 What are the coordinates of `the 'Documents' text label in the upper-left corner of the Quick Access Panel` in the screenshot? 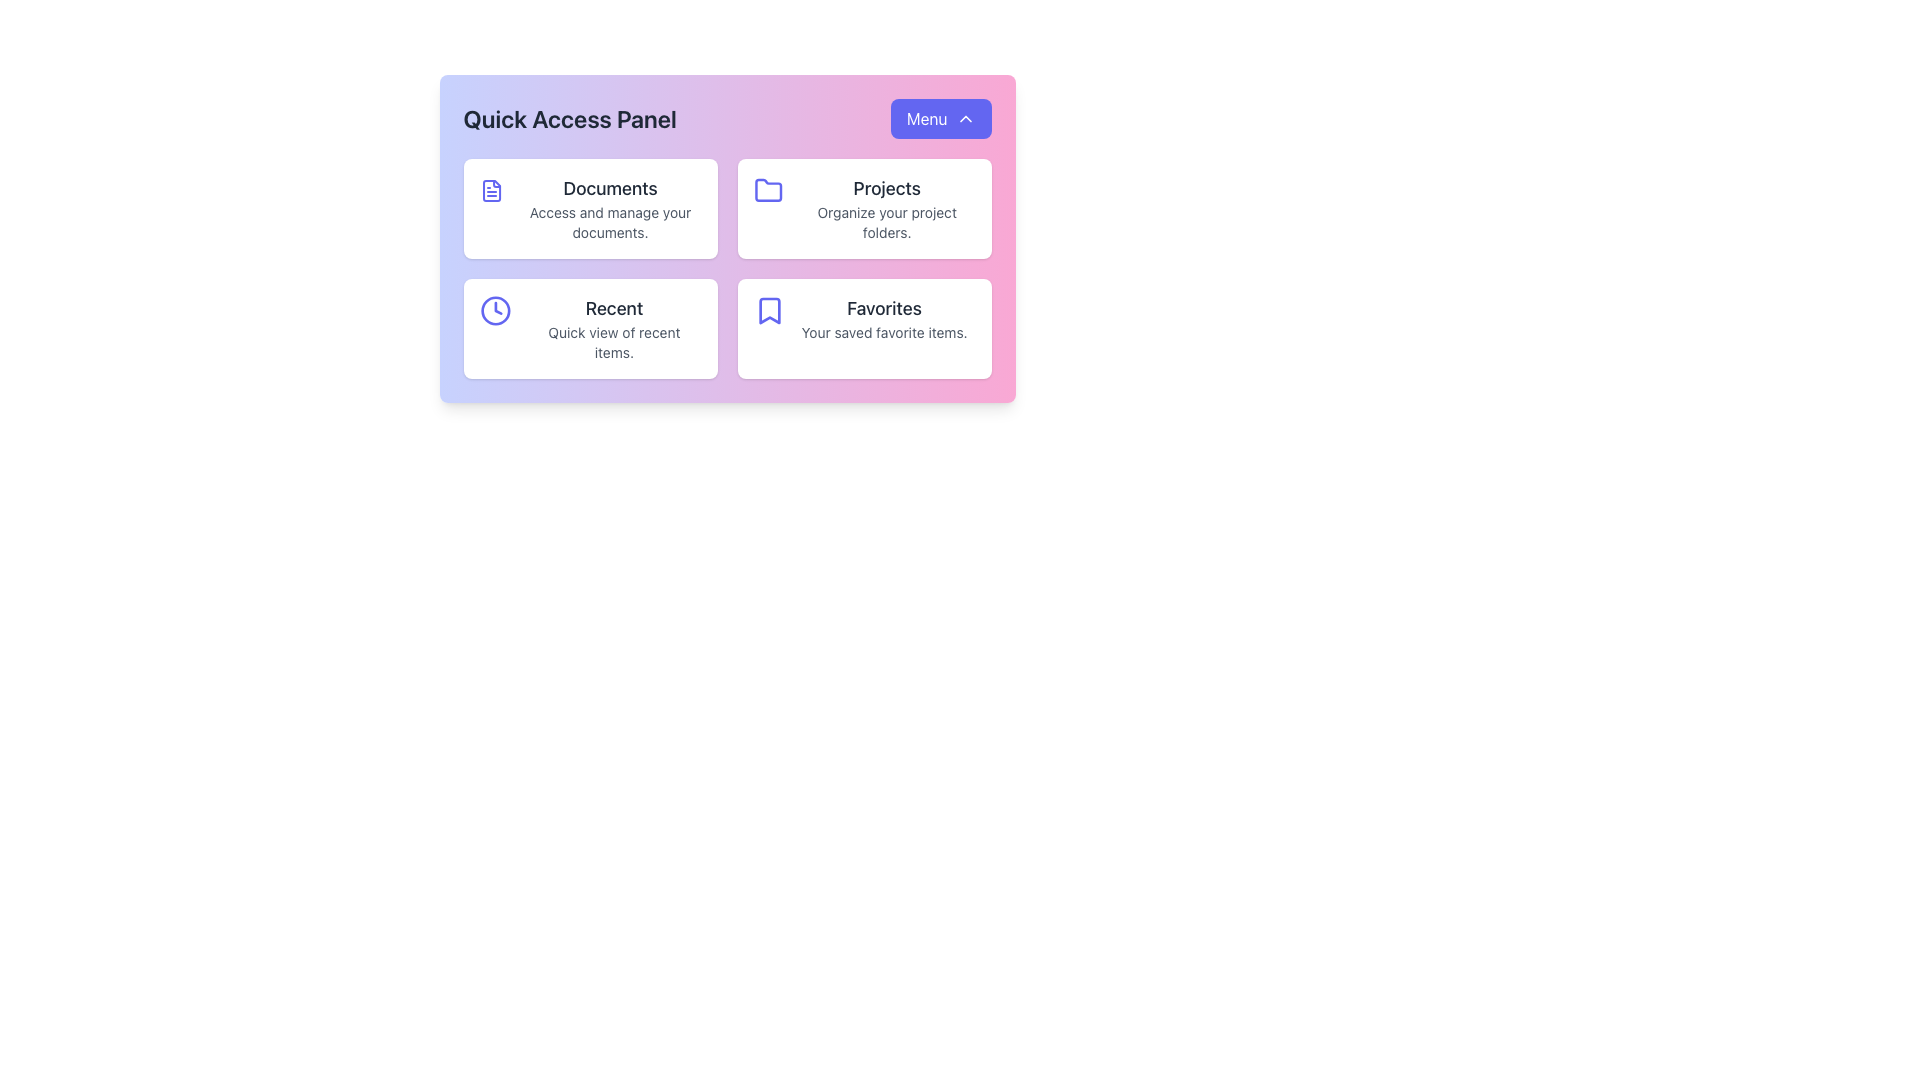 It's located at (609, 208).